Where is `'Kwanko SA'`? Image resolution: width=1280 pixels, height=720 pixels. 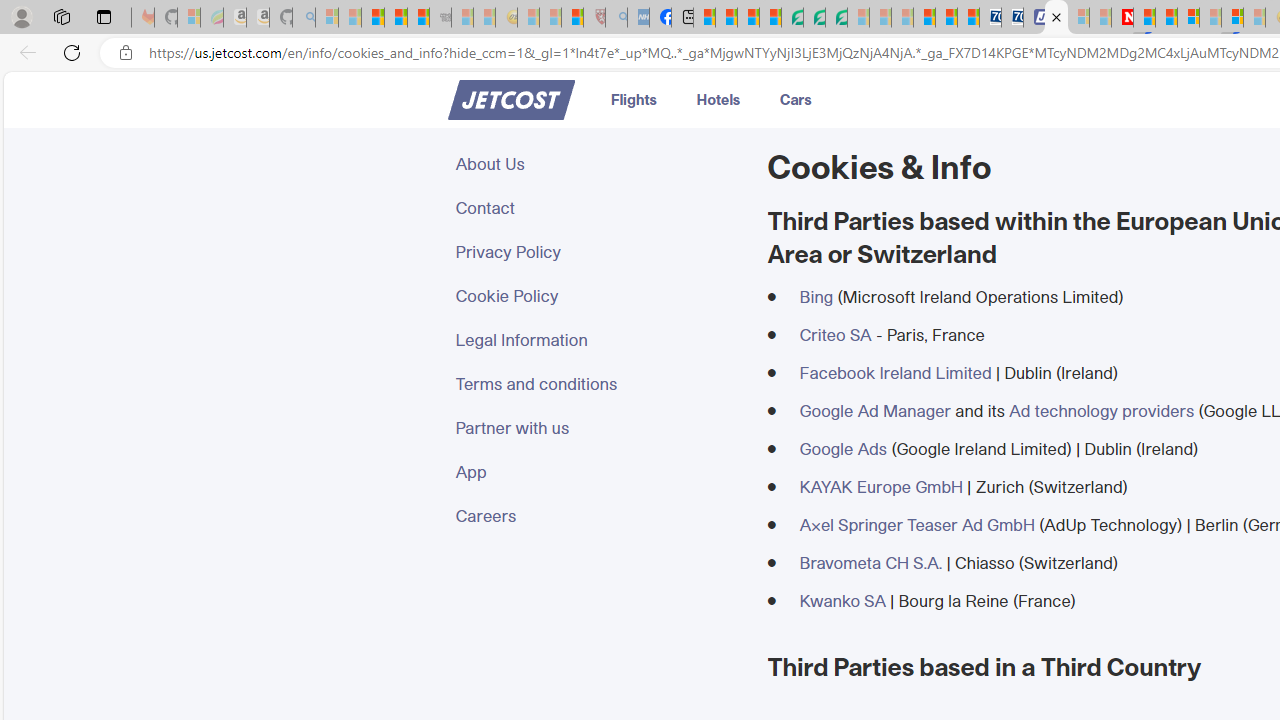
'Kwanko SA' is located at coordinates (842, 599).